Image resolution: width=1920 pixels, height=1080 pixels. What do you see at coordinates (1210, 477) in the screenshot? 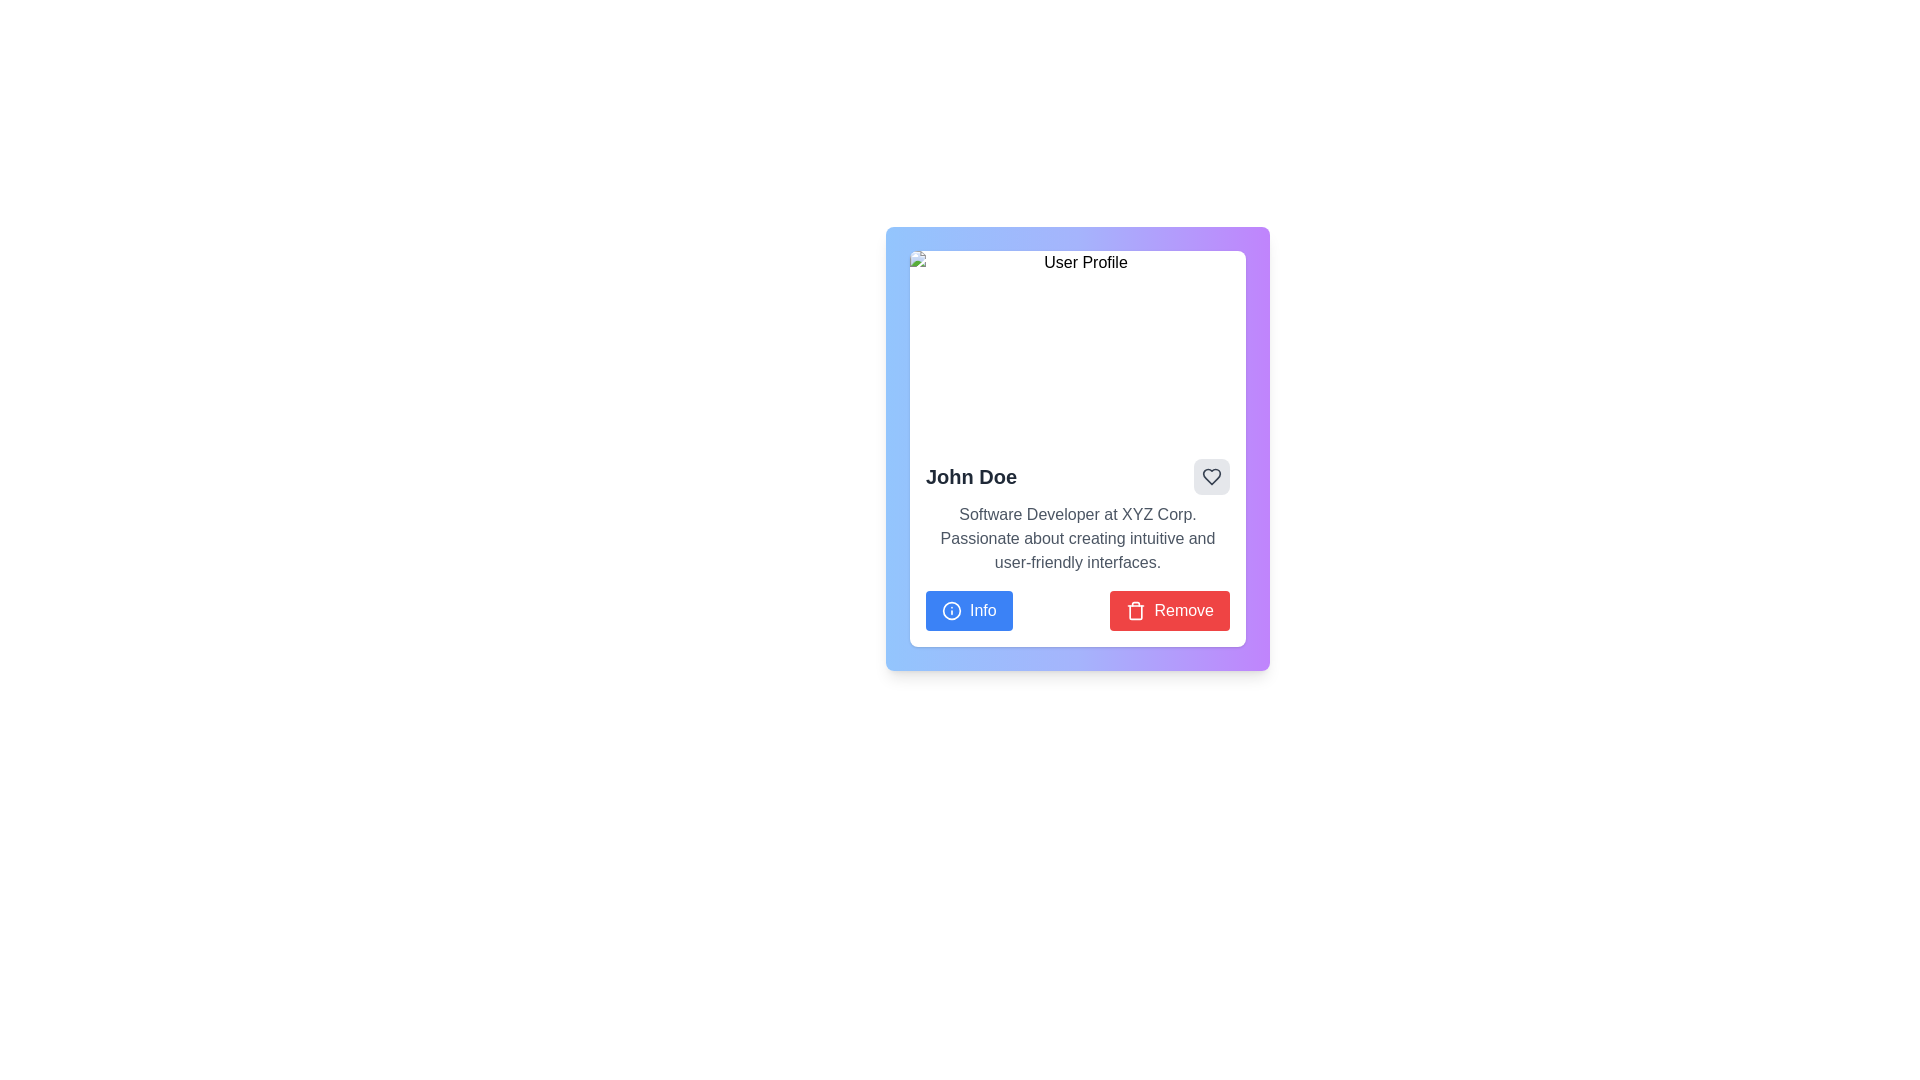
I see `the heart-shaped icon button located in the top-right corner of the user profile card, which has a hollow center and thick rounded edges, styled with a gray tone` at bounding box center [1210, 477].